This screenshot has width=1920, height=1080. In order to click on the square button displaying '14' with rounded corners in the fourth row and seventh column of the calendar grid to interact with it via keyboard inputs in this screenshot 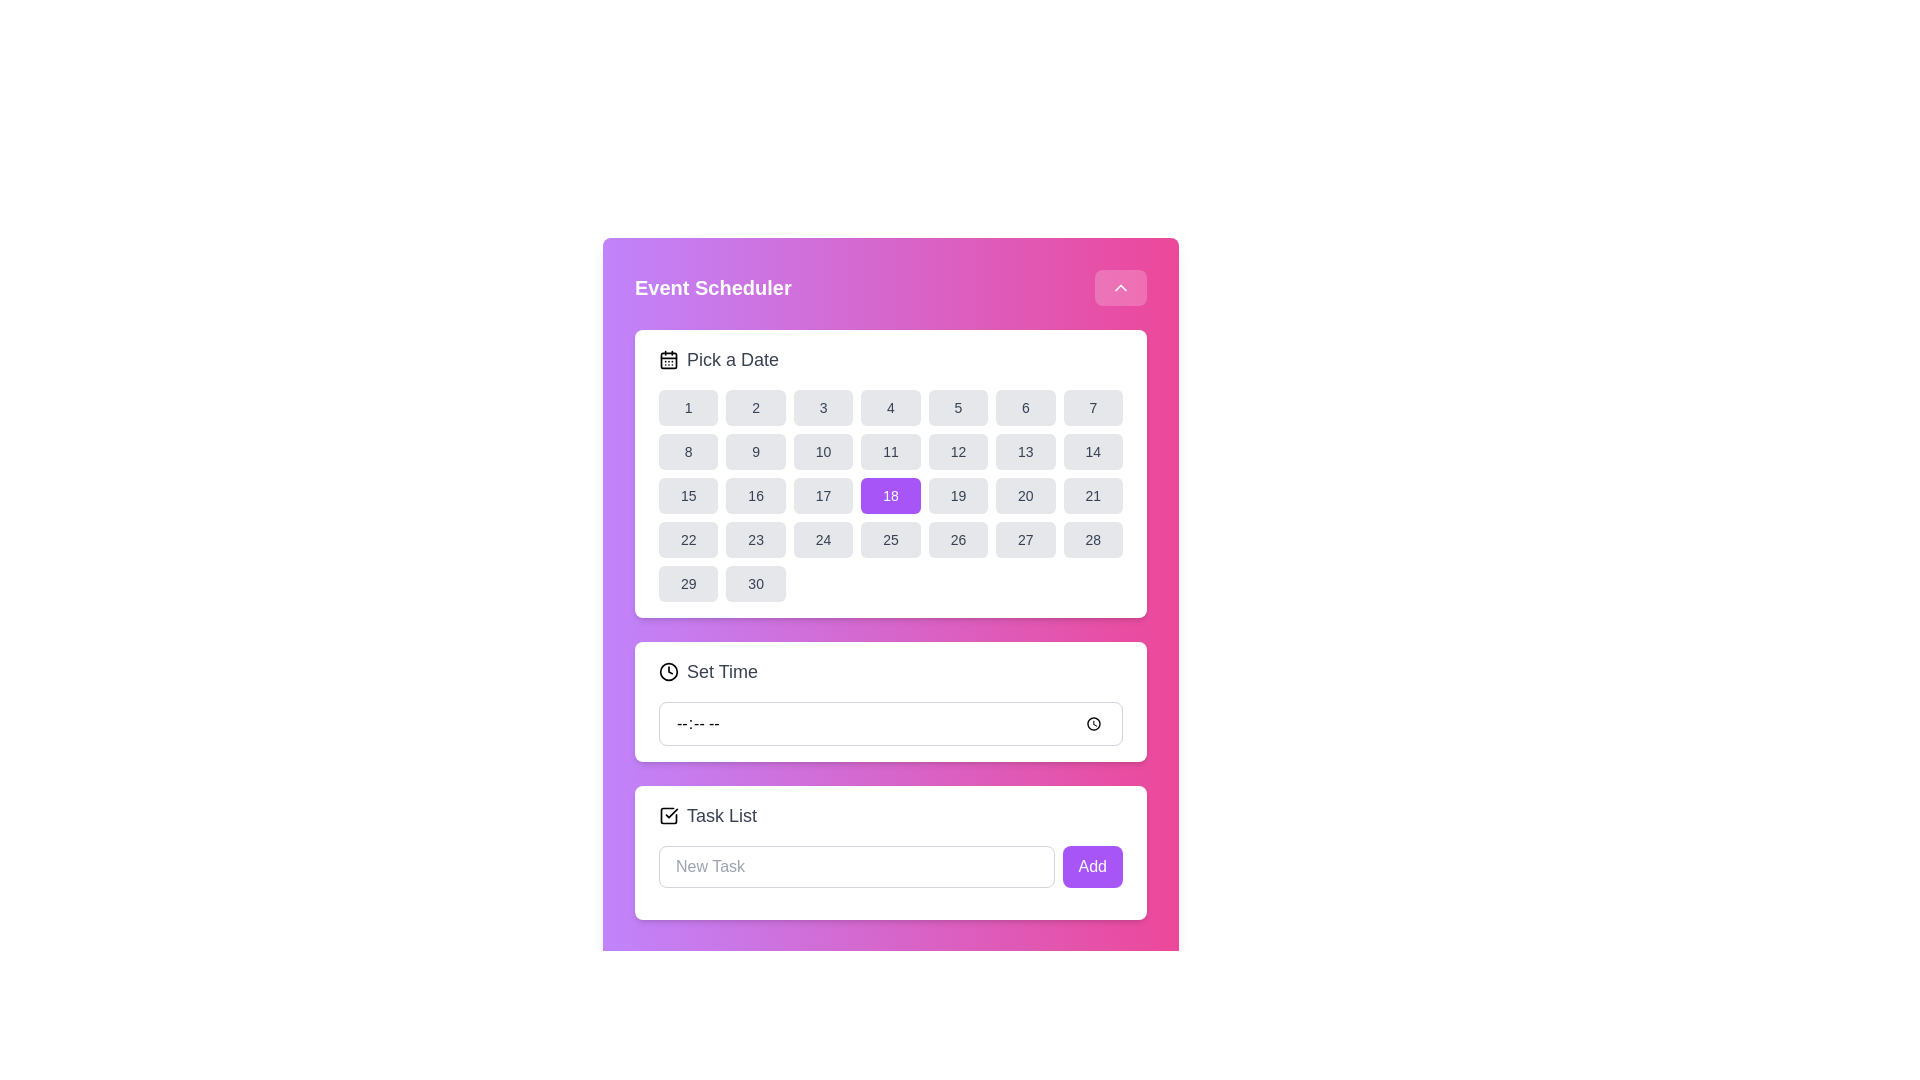, I will do `click(1092, 451)`.